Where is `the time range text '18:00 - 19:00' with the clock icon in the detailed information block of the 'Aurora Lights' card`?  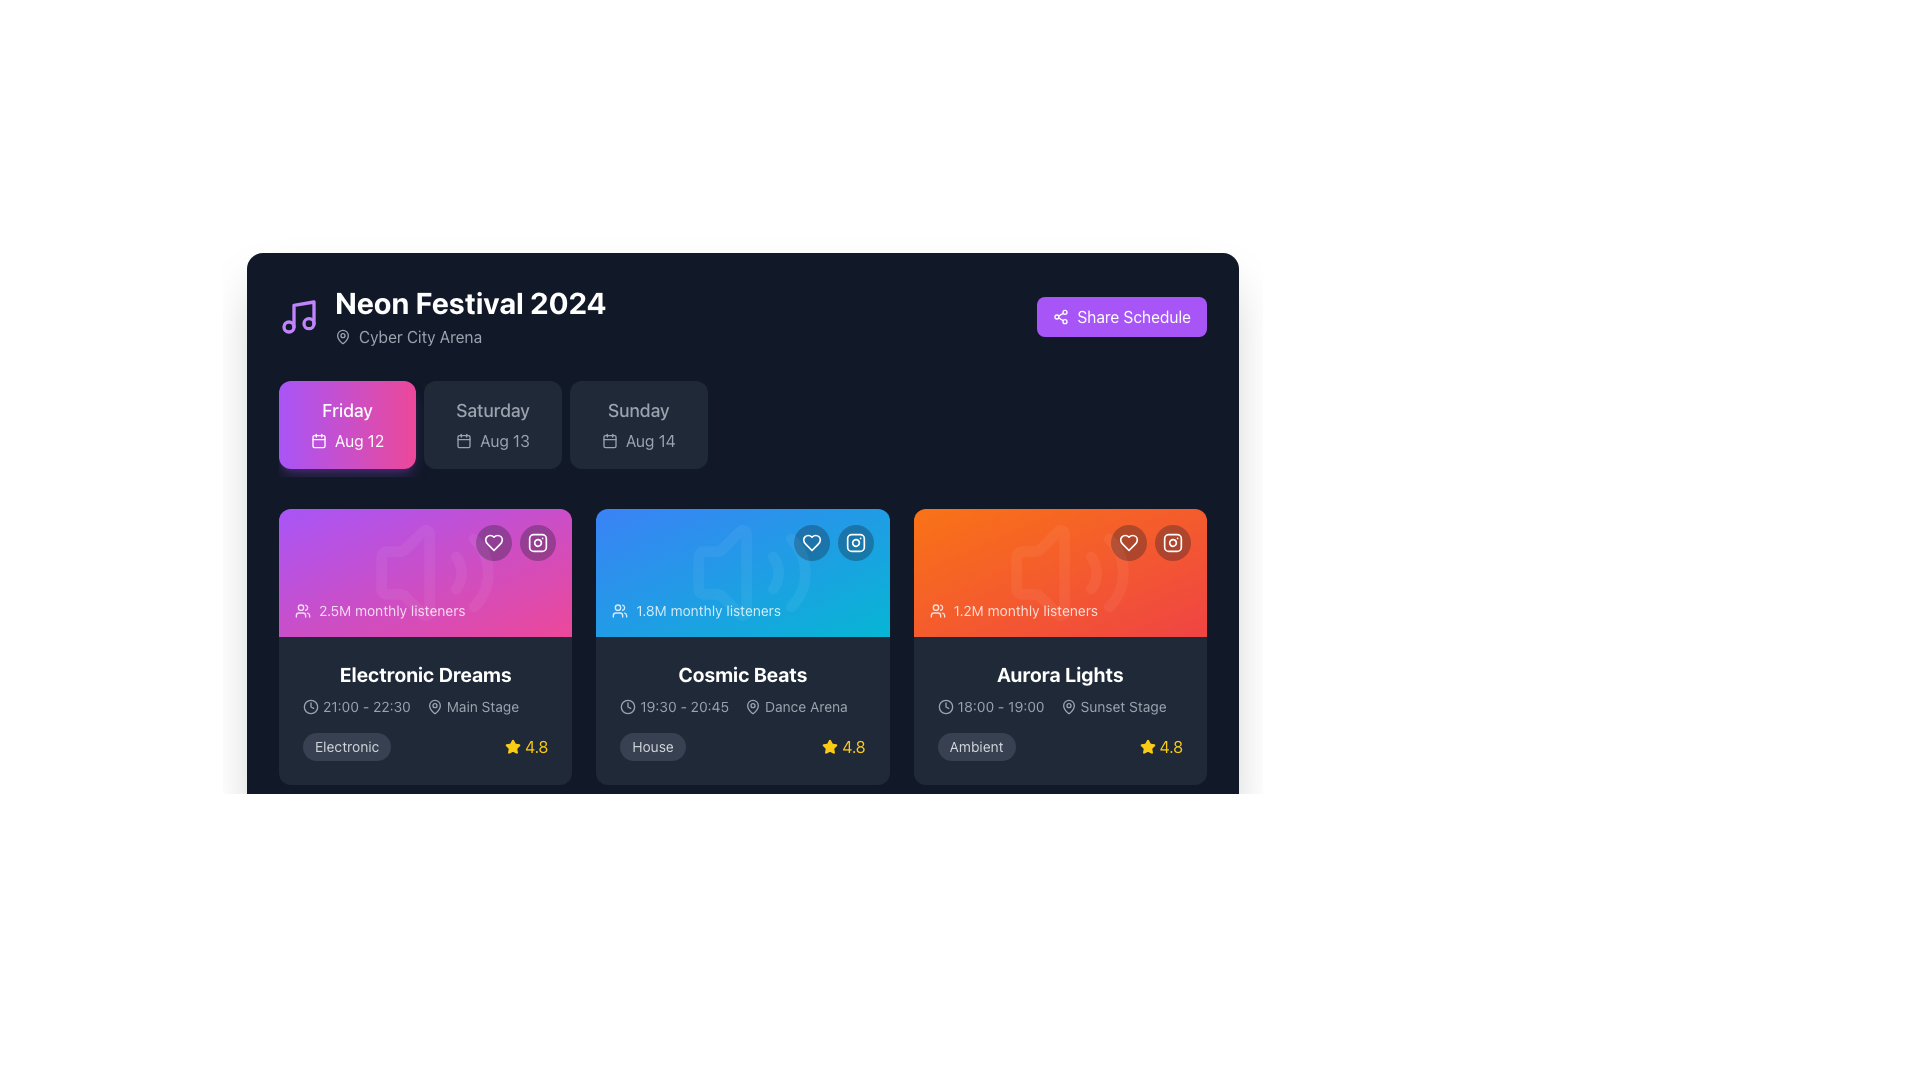
the time range text '18:00 - 19:00' with the clock icon in the detailed information block of the 'Aurora Lights' card is located at coordinates (991, 705).